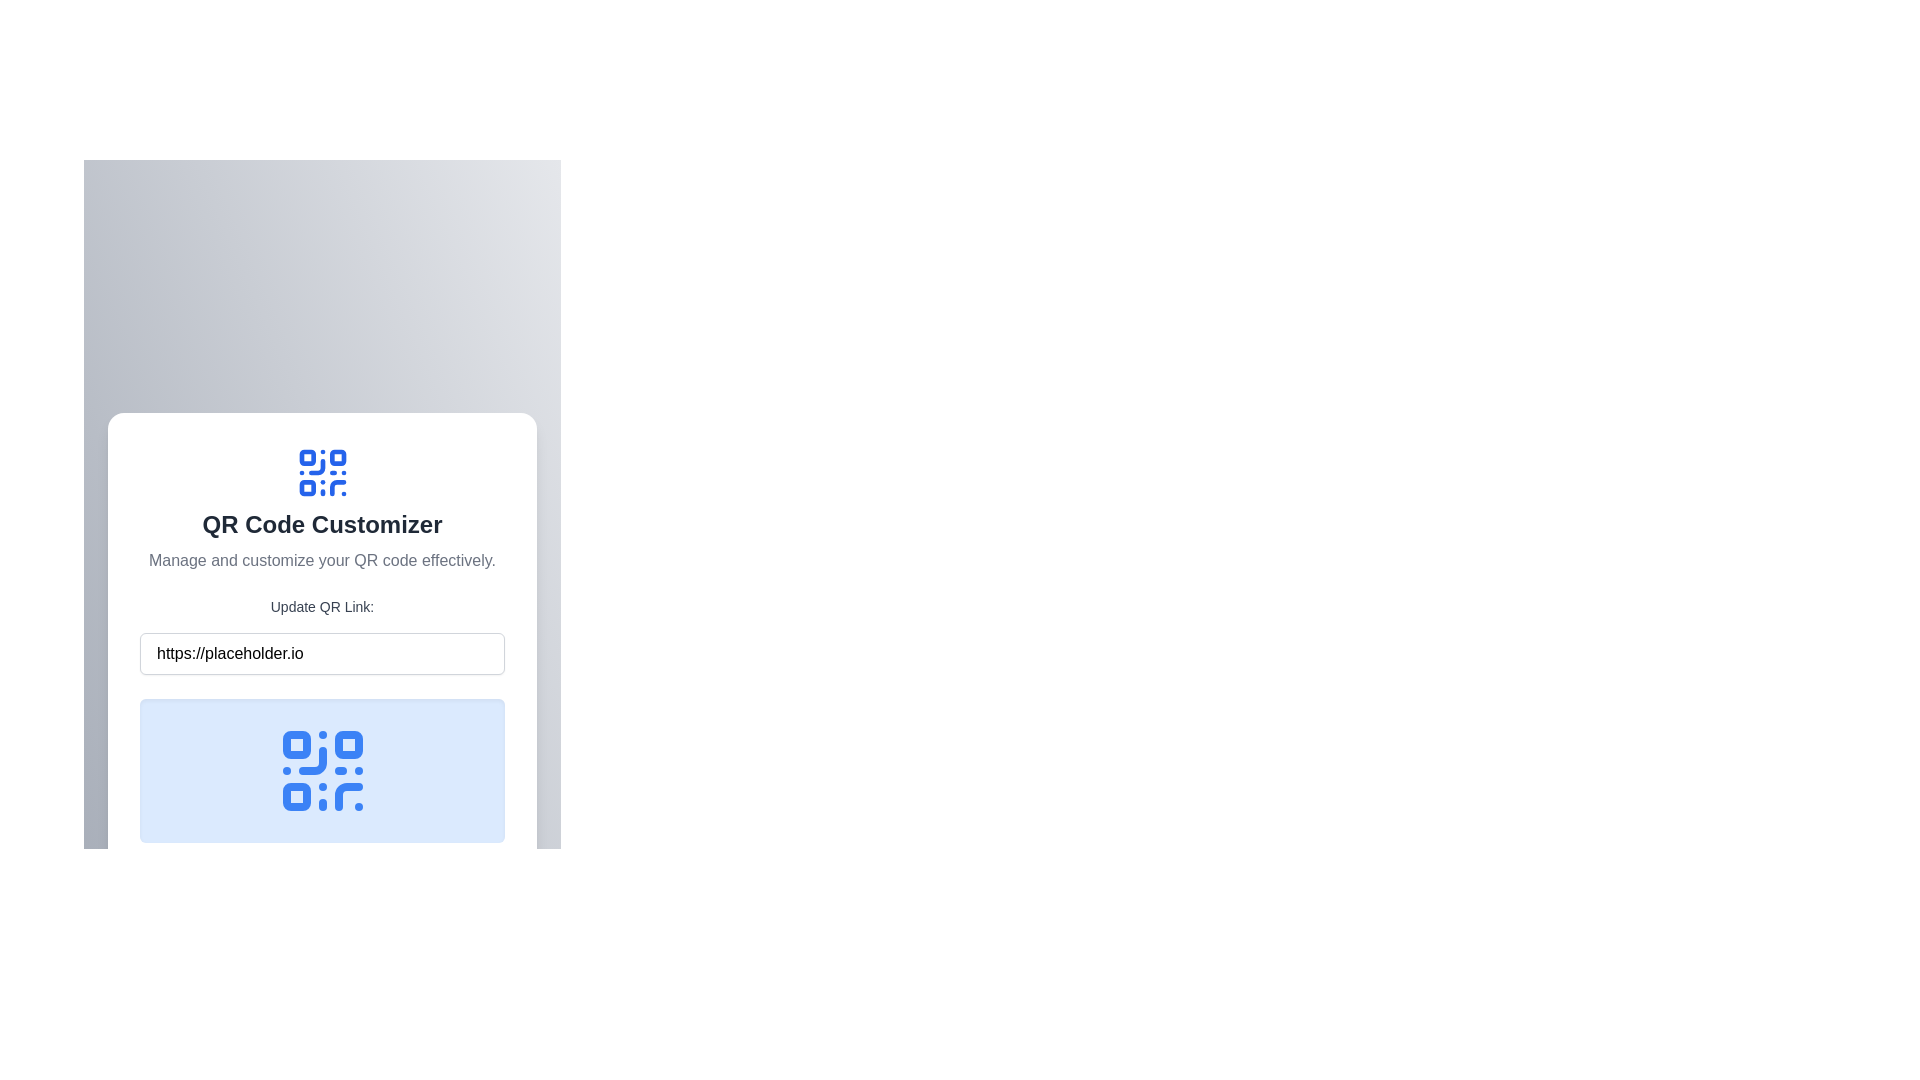 The height and width of the screenshot is (1080, 1920). Describe the element at coordinates (322, 508) in the screenshot. I see `the informational section titled 'QR Code Customizer' that features a blue QR code icon and a subtitle below it` at that location.